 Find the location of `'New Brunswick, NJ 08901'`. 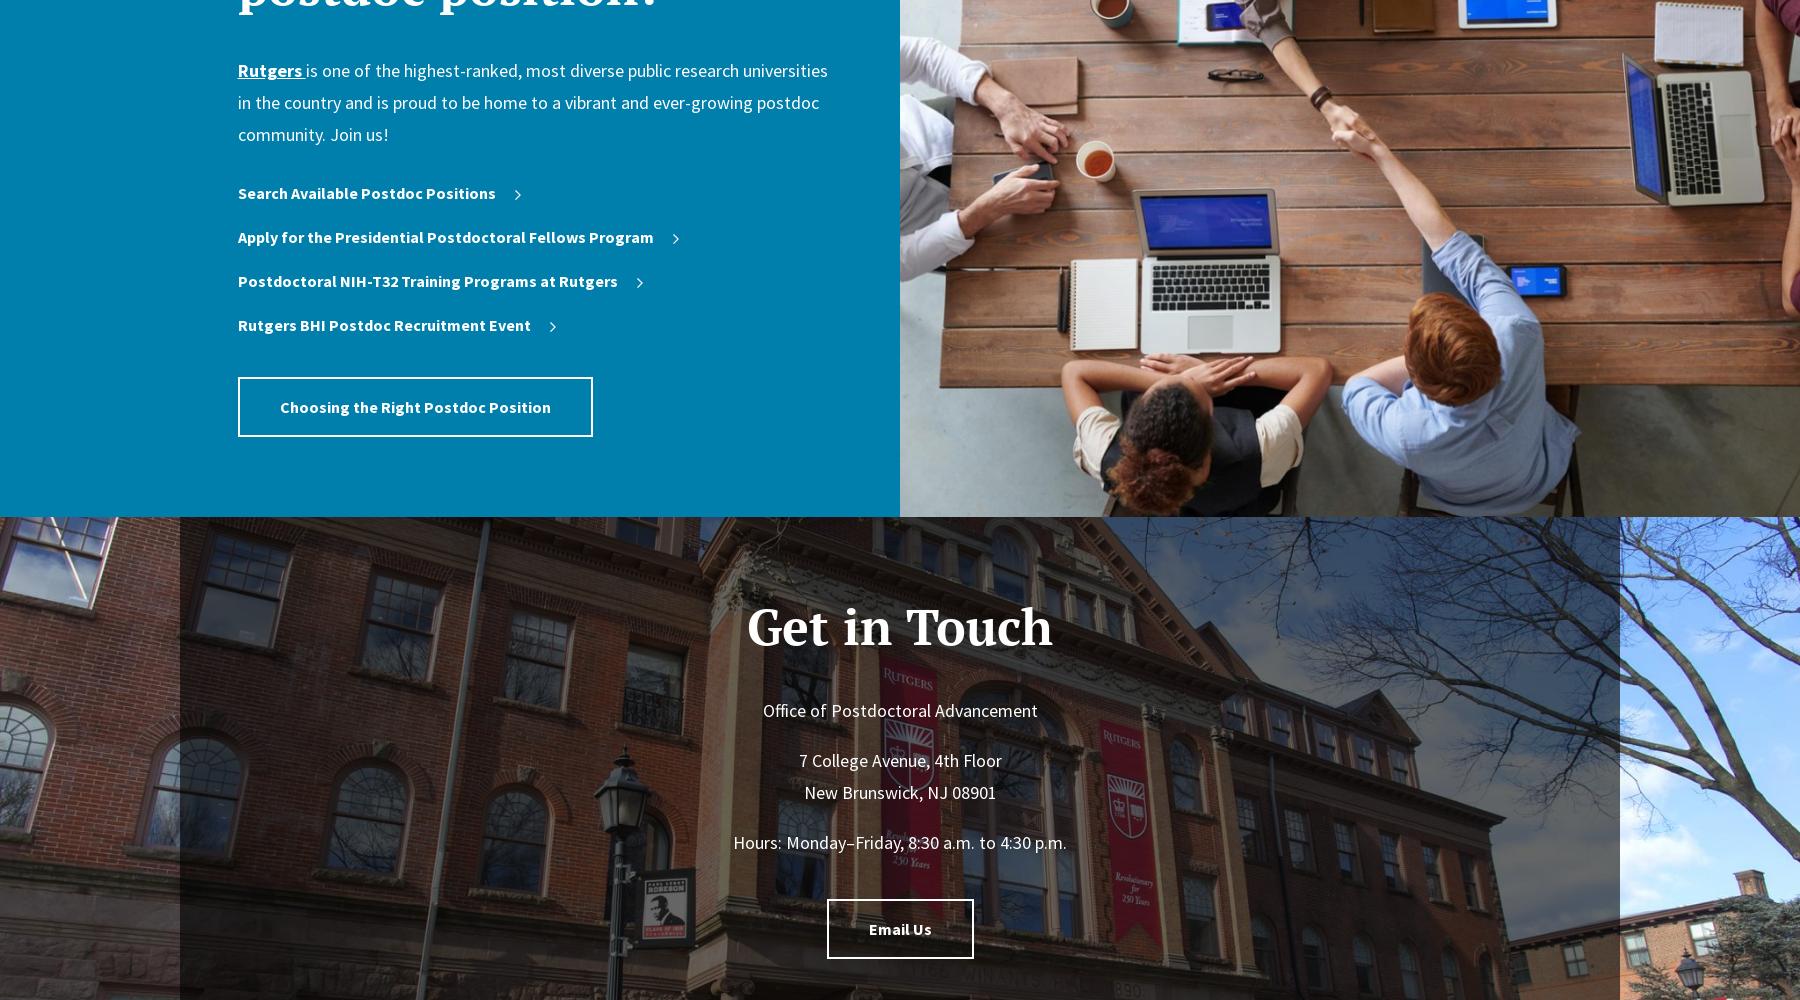

'New Brunswick, NJ 08901' is located at coordinates (899, 792).